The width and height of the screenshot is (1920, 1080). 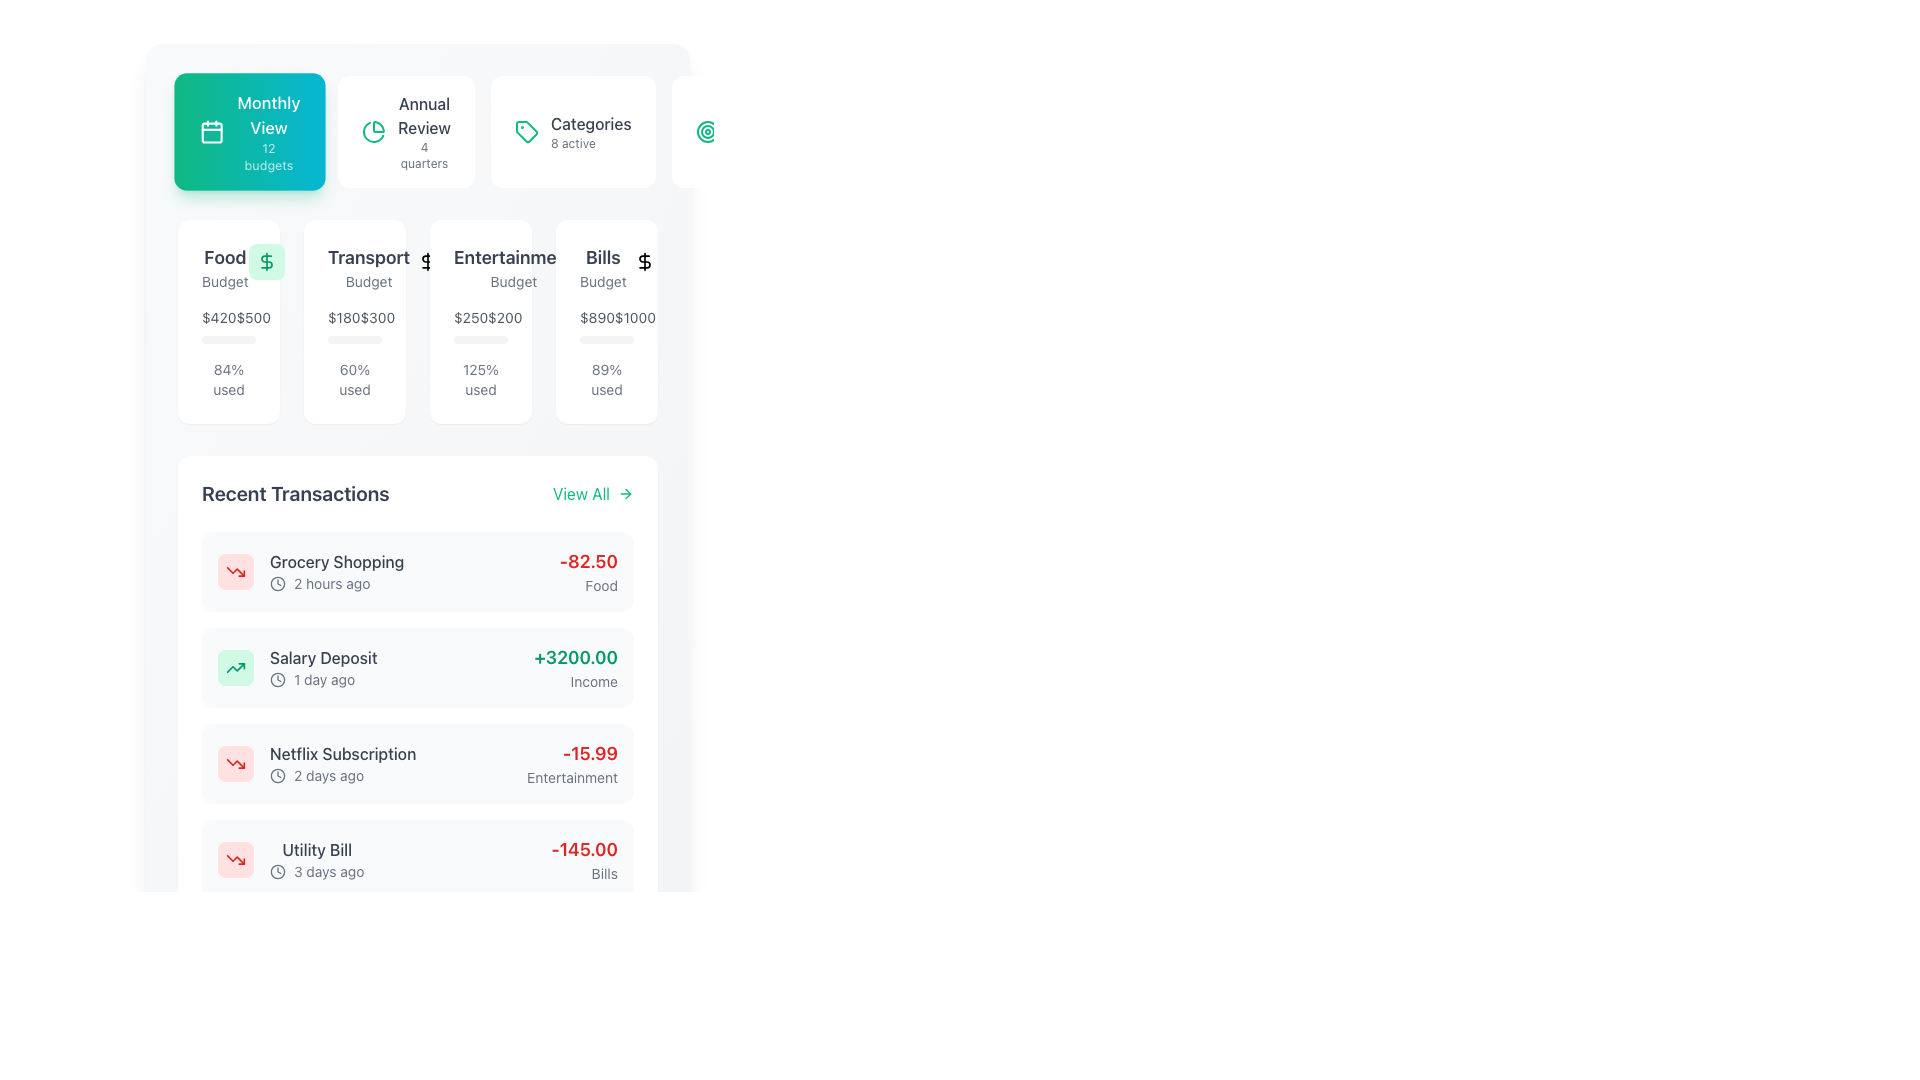 I want to click on the informational text label that conveys the percentage of the budget used, located in the 'Bills' budget summary block beneath the progress bar, so click(x=605, y=380).